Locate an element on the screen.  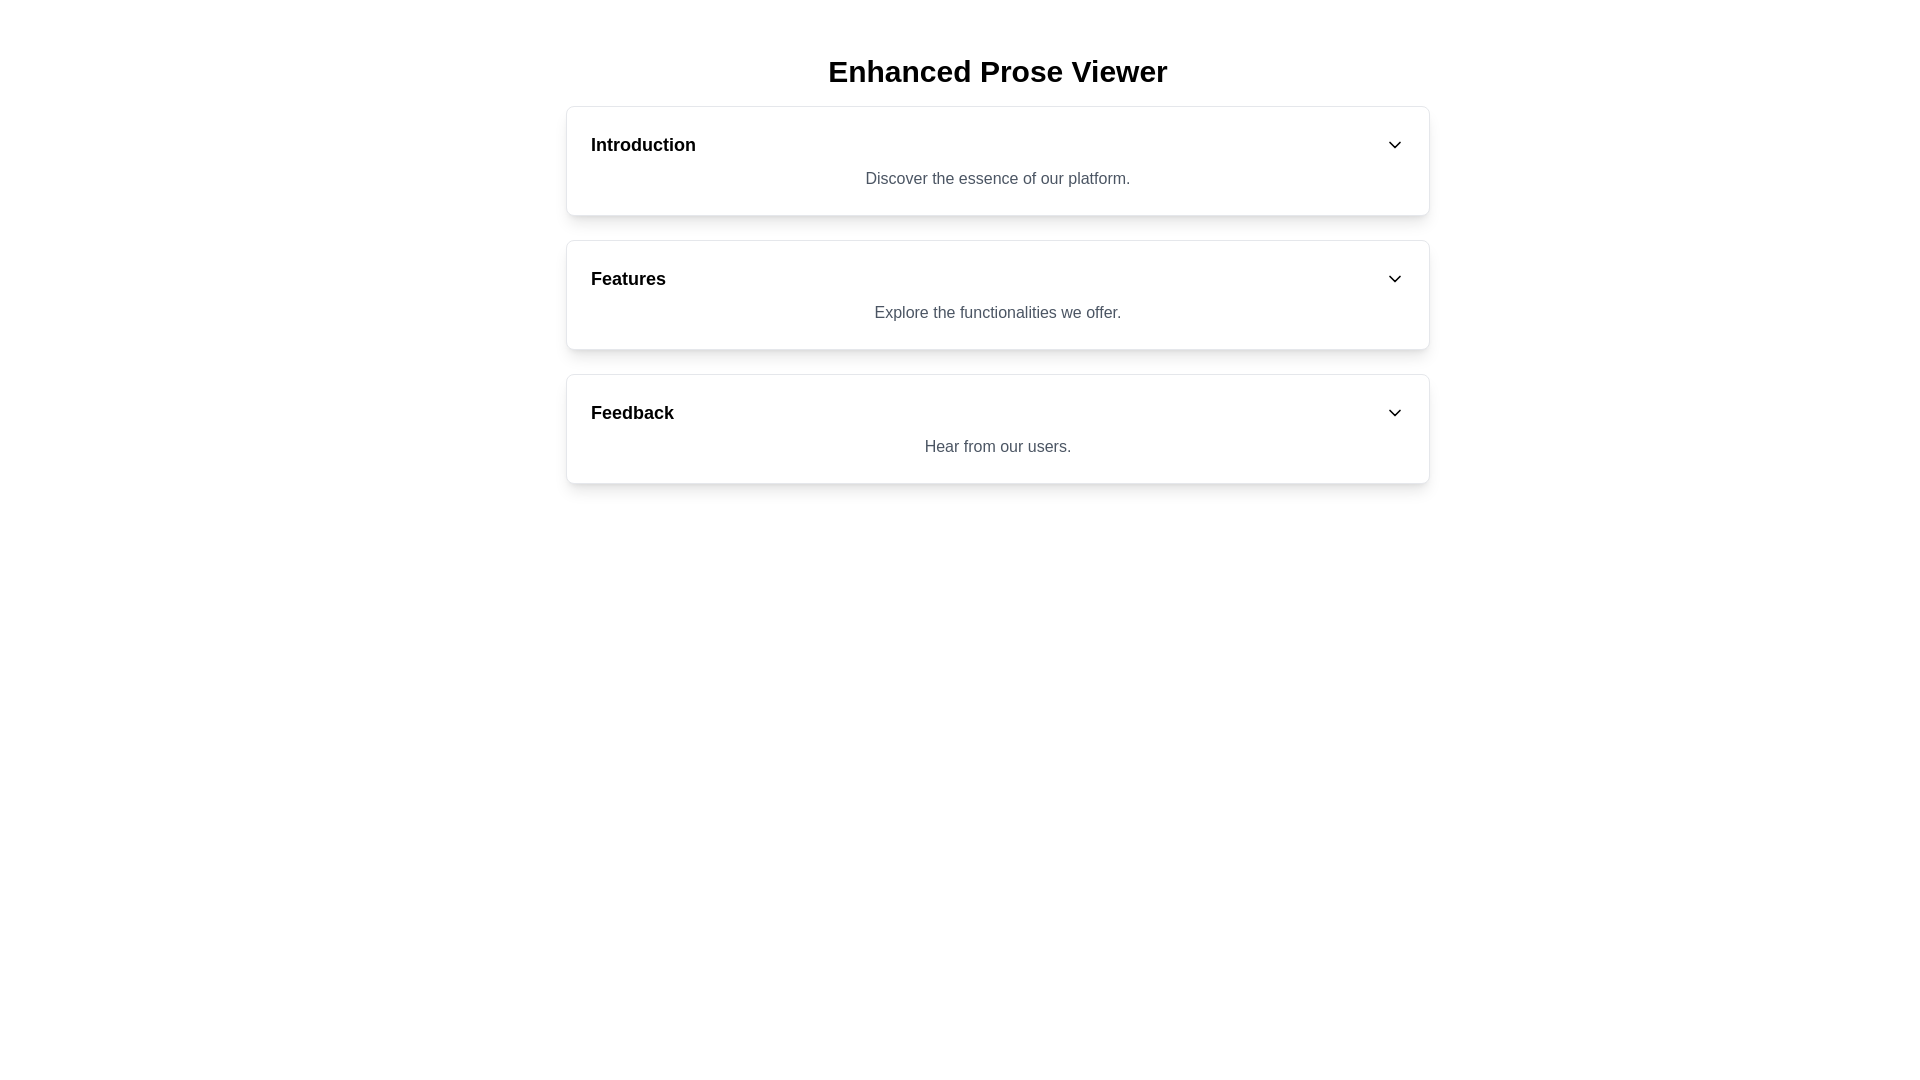
the downward chevron icon representing the dropdown indicator located in the rightmost section of the 'Feedback' row is located at coordinates (1394, 411).